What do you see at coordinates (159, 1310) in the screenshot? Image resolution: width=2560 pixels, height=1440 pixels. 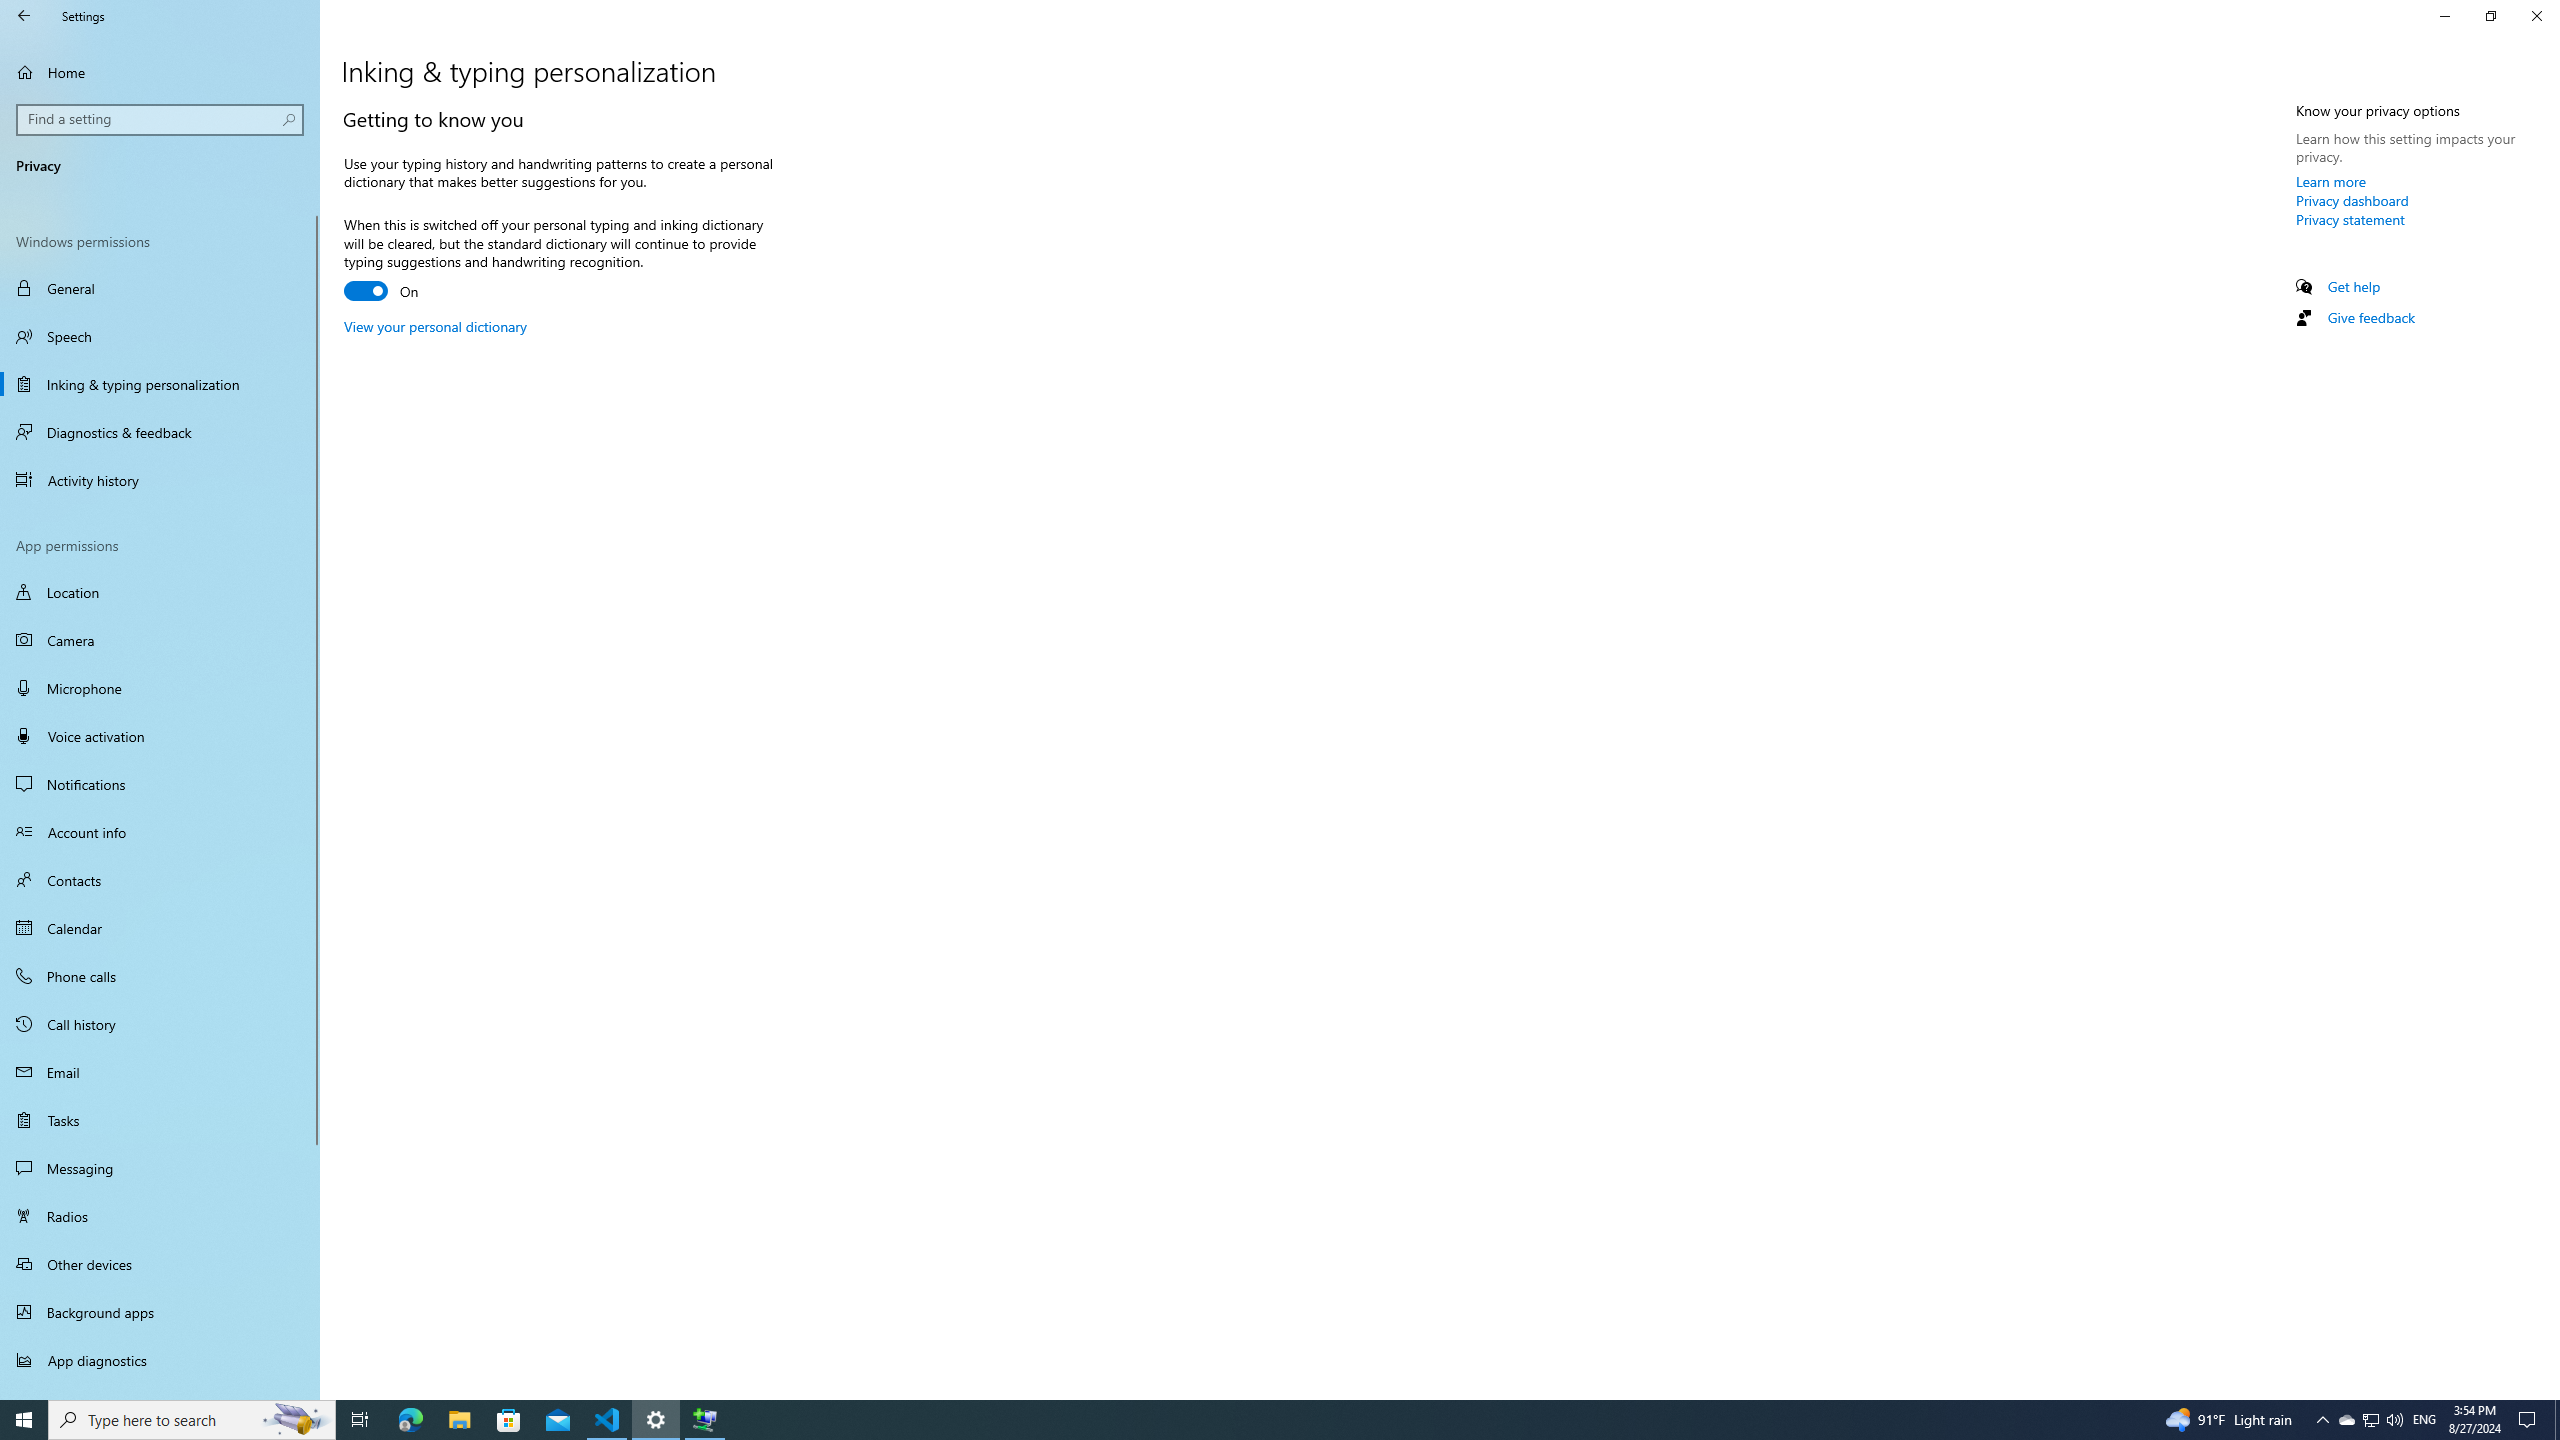 I see `'Background apps'` at bounding box center [159, 1310].